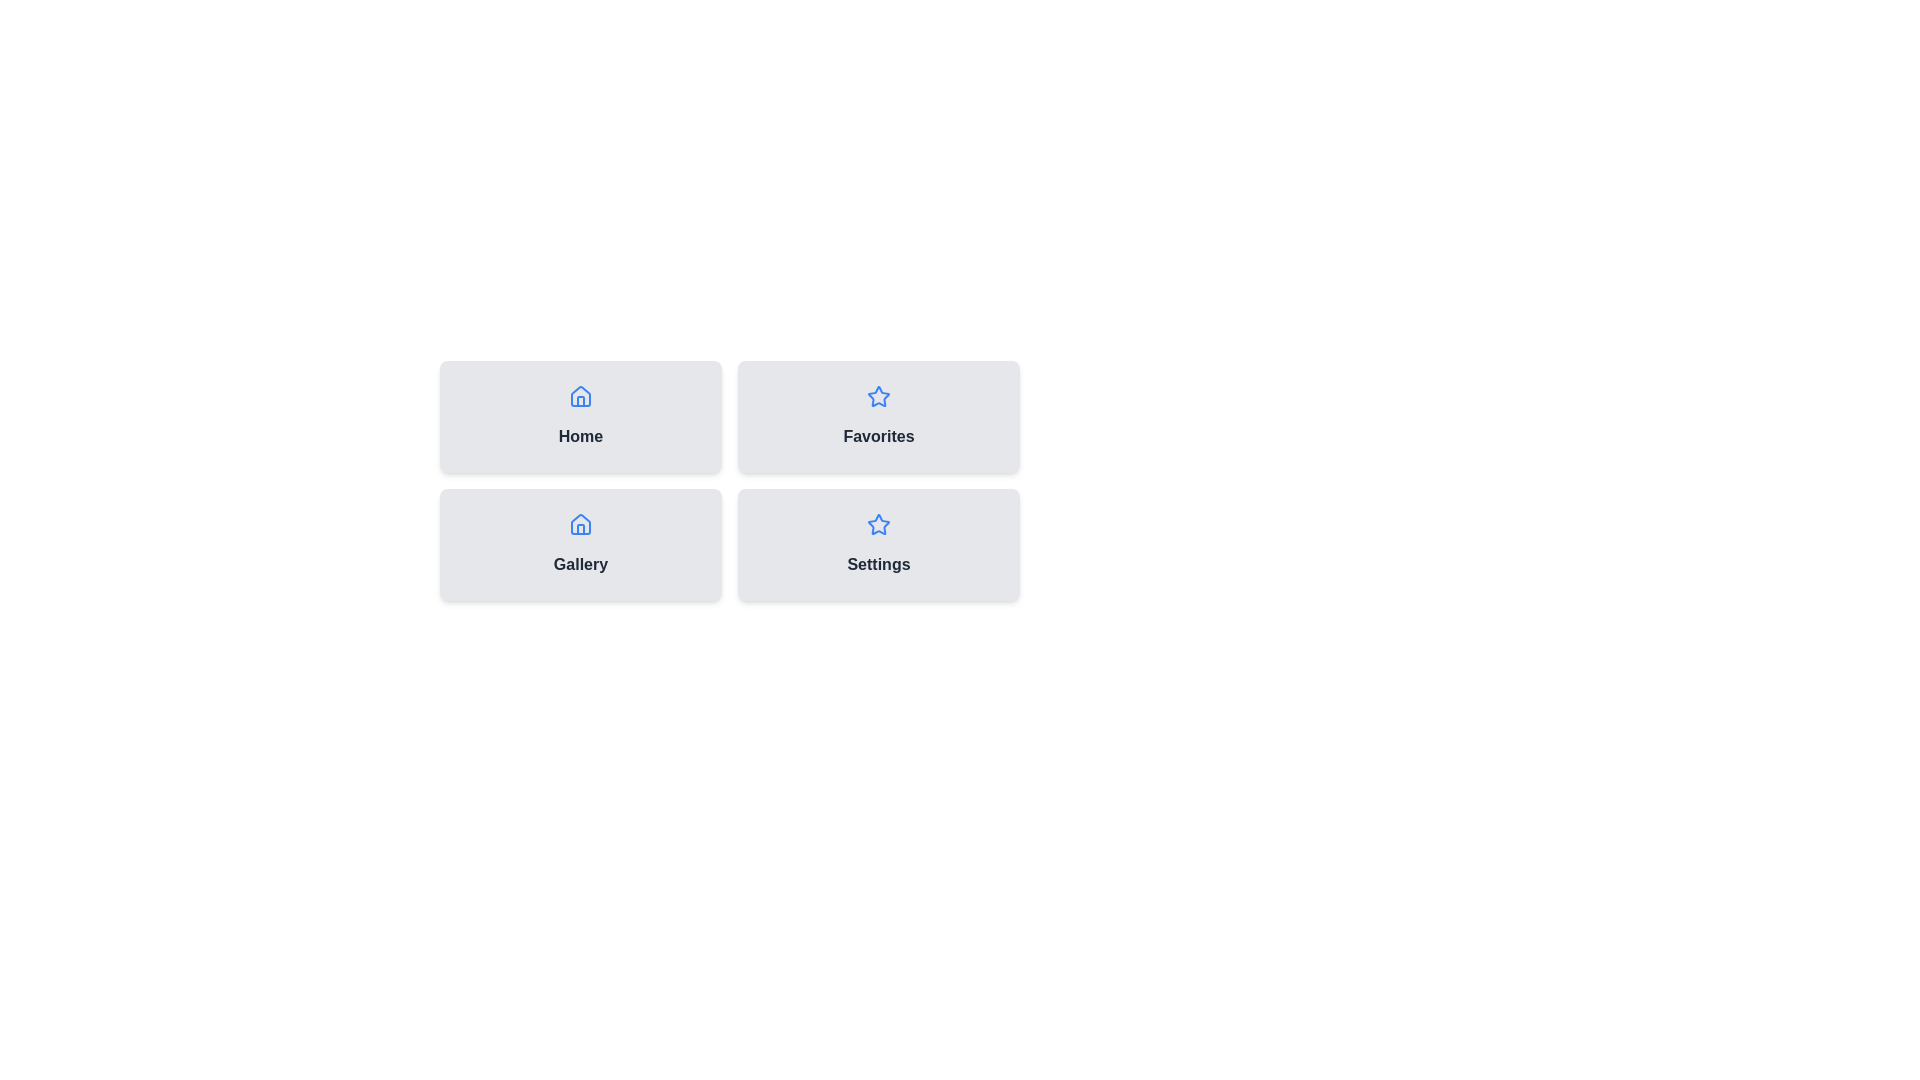 The height and width of the screenshot is (1080, 1920). What do you see at coordinates (579, 415) in the screenshot?
I see `the 'Home' button-like card located in the top-left corner of the grid layout` at bounding box center [579, 415].